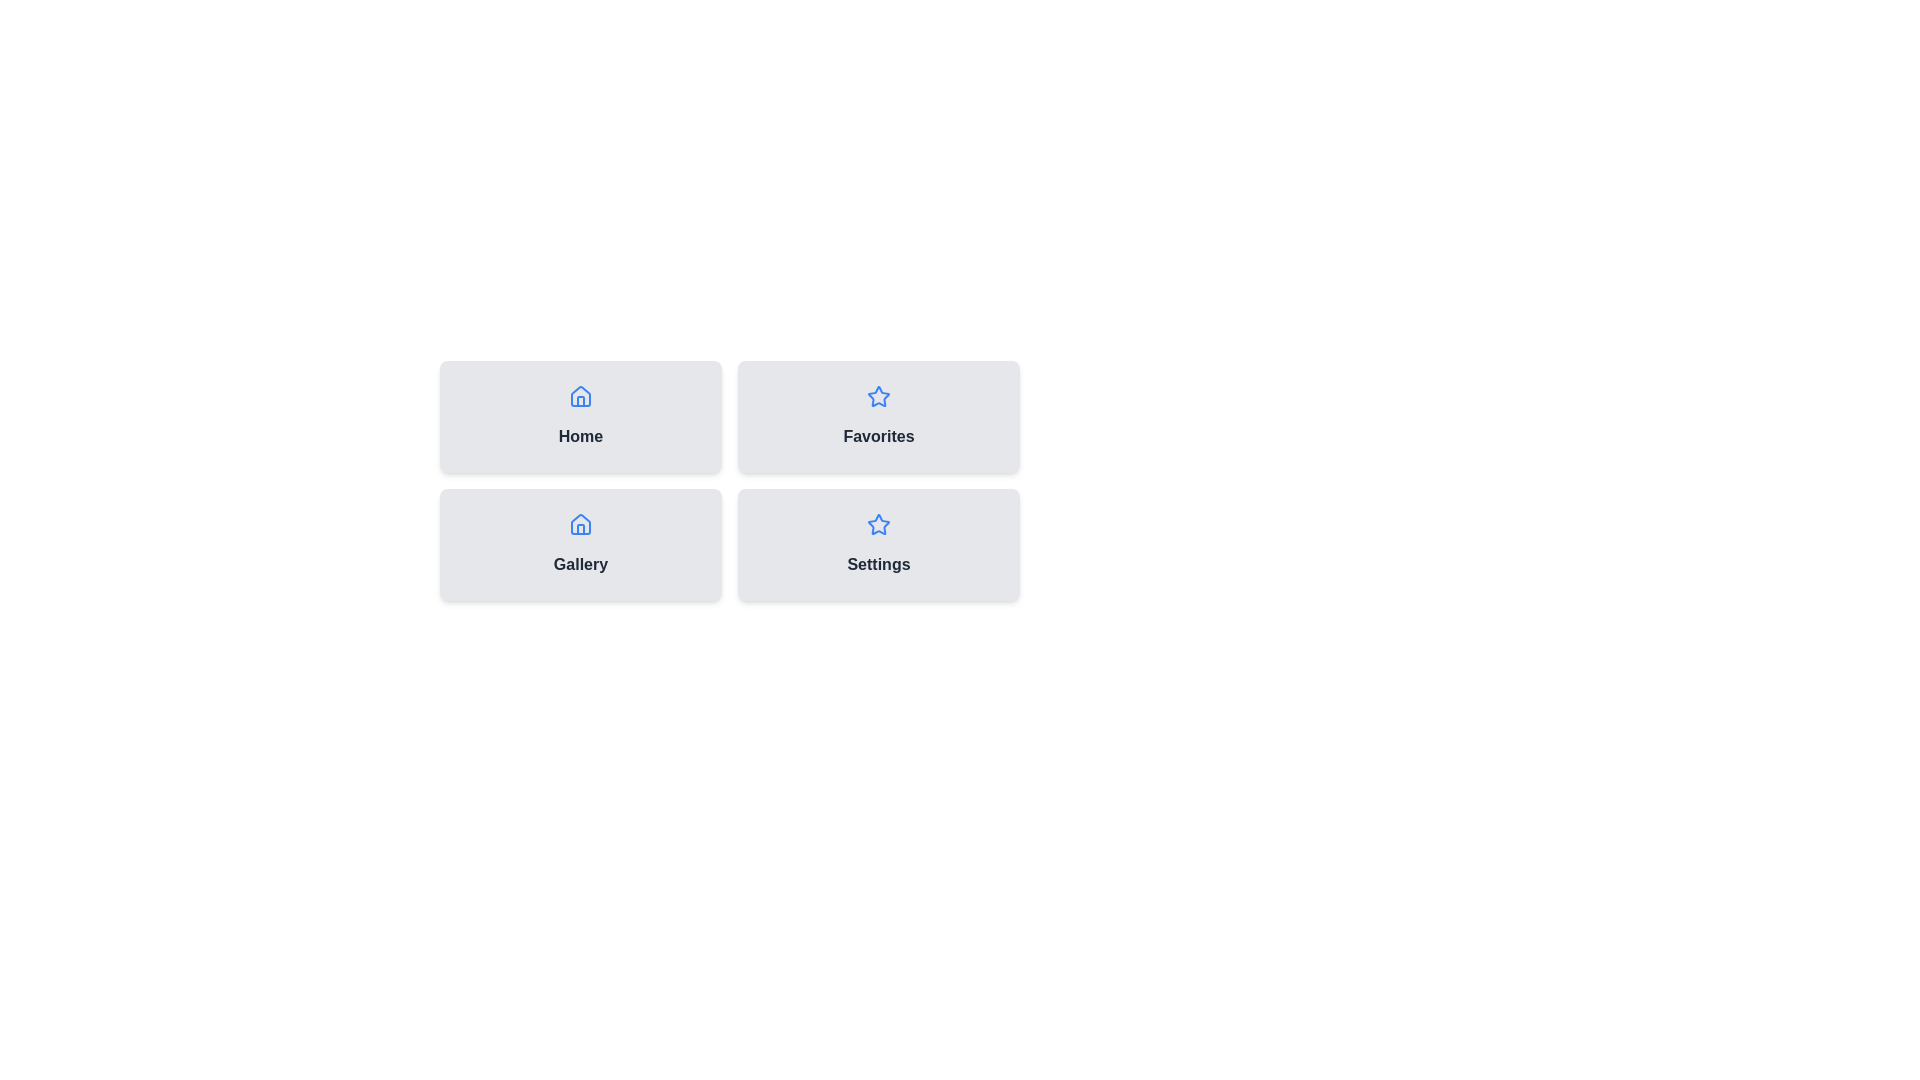 The height and width of the screenshot is (1080, 1920). What do you see at coordinates (579, 415) in the screenshot?
I see `the 'Home' button-like card located in the top-left corner of the grid layout` at bounding box center [579, 415].